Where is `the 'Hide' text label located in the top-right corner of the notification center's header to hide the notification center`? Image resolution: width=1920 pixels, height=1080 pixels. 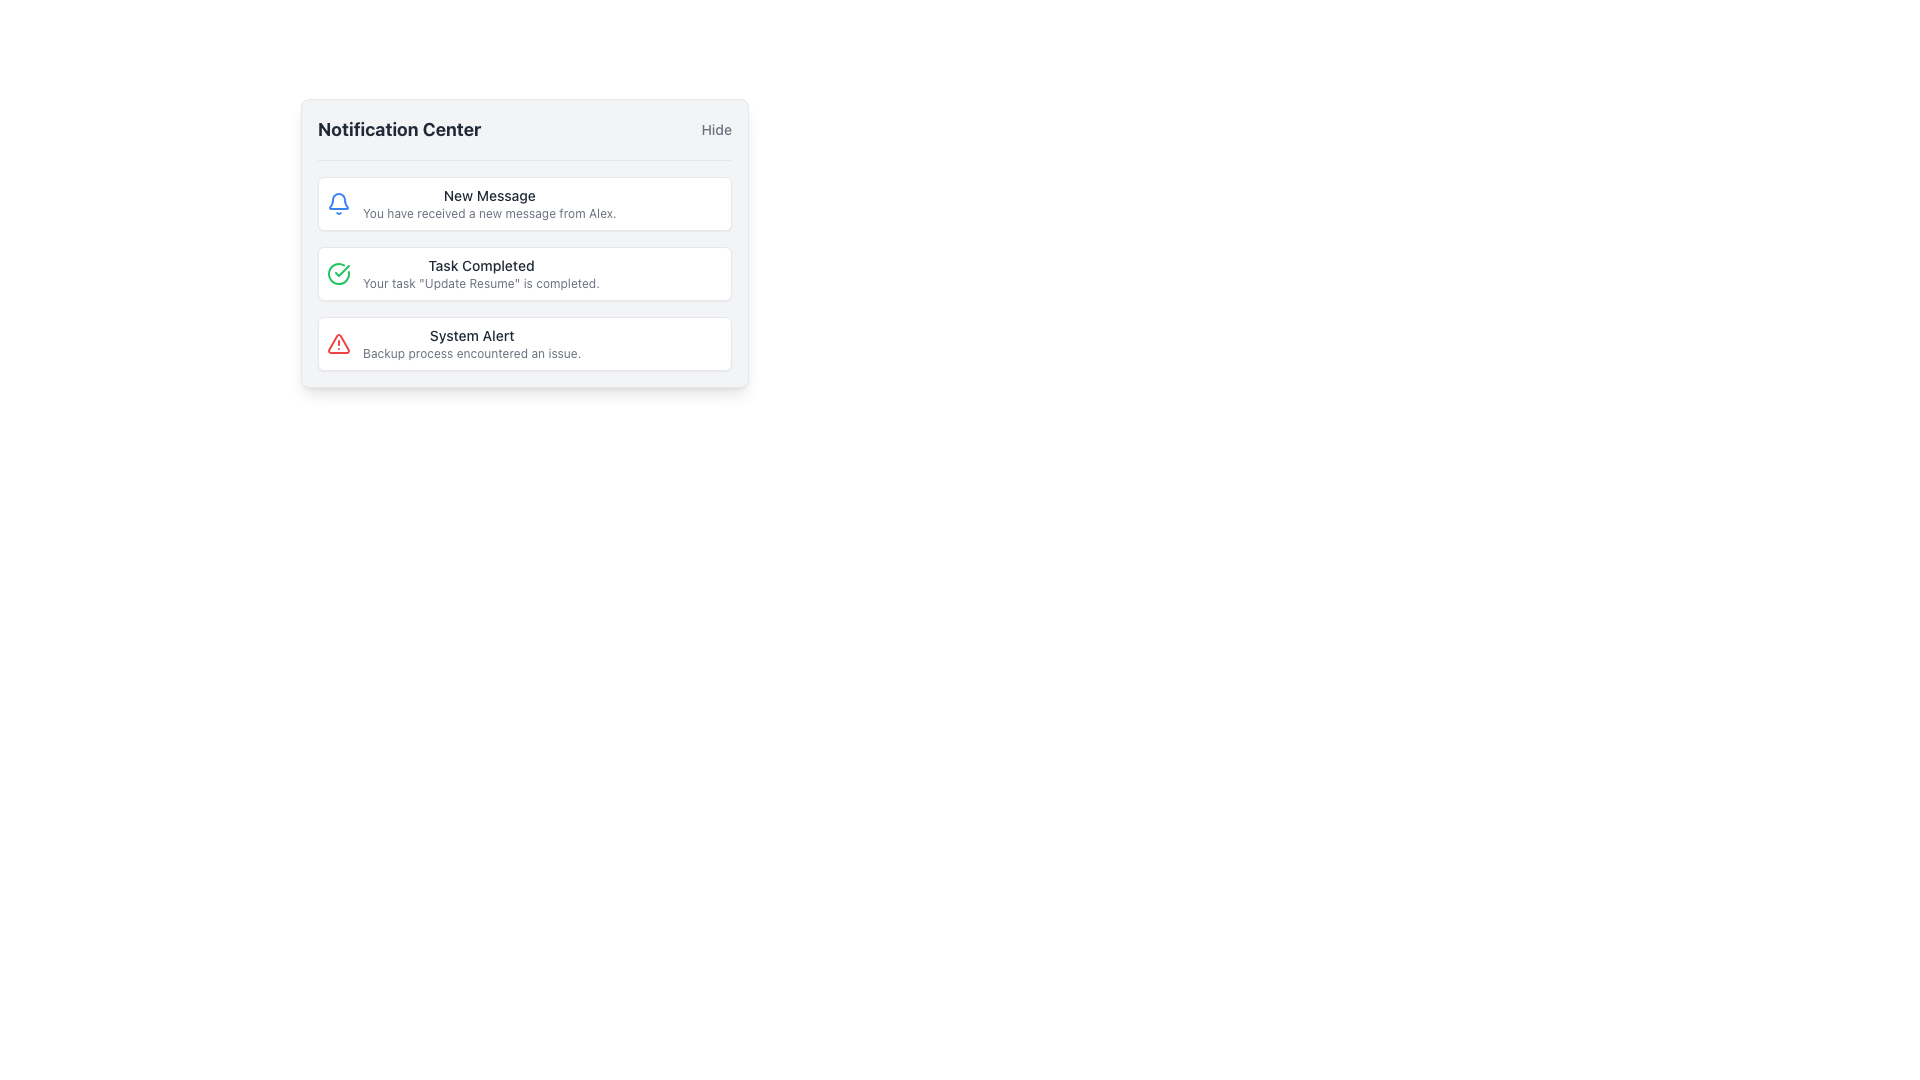
the 'Hide' text label located in the top-right corner of the notification center's header to hide the notification center is located at coordinates (716, 130).